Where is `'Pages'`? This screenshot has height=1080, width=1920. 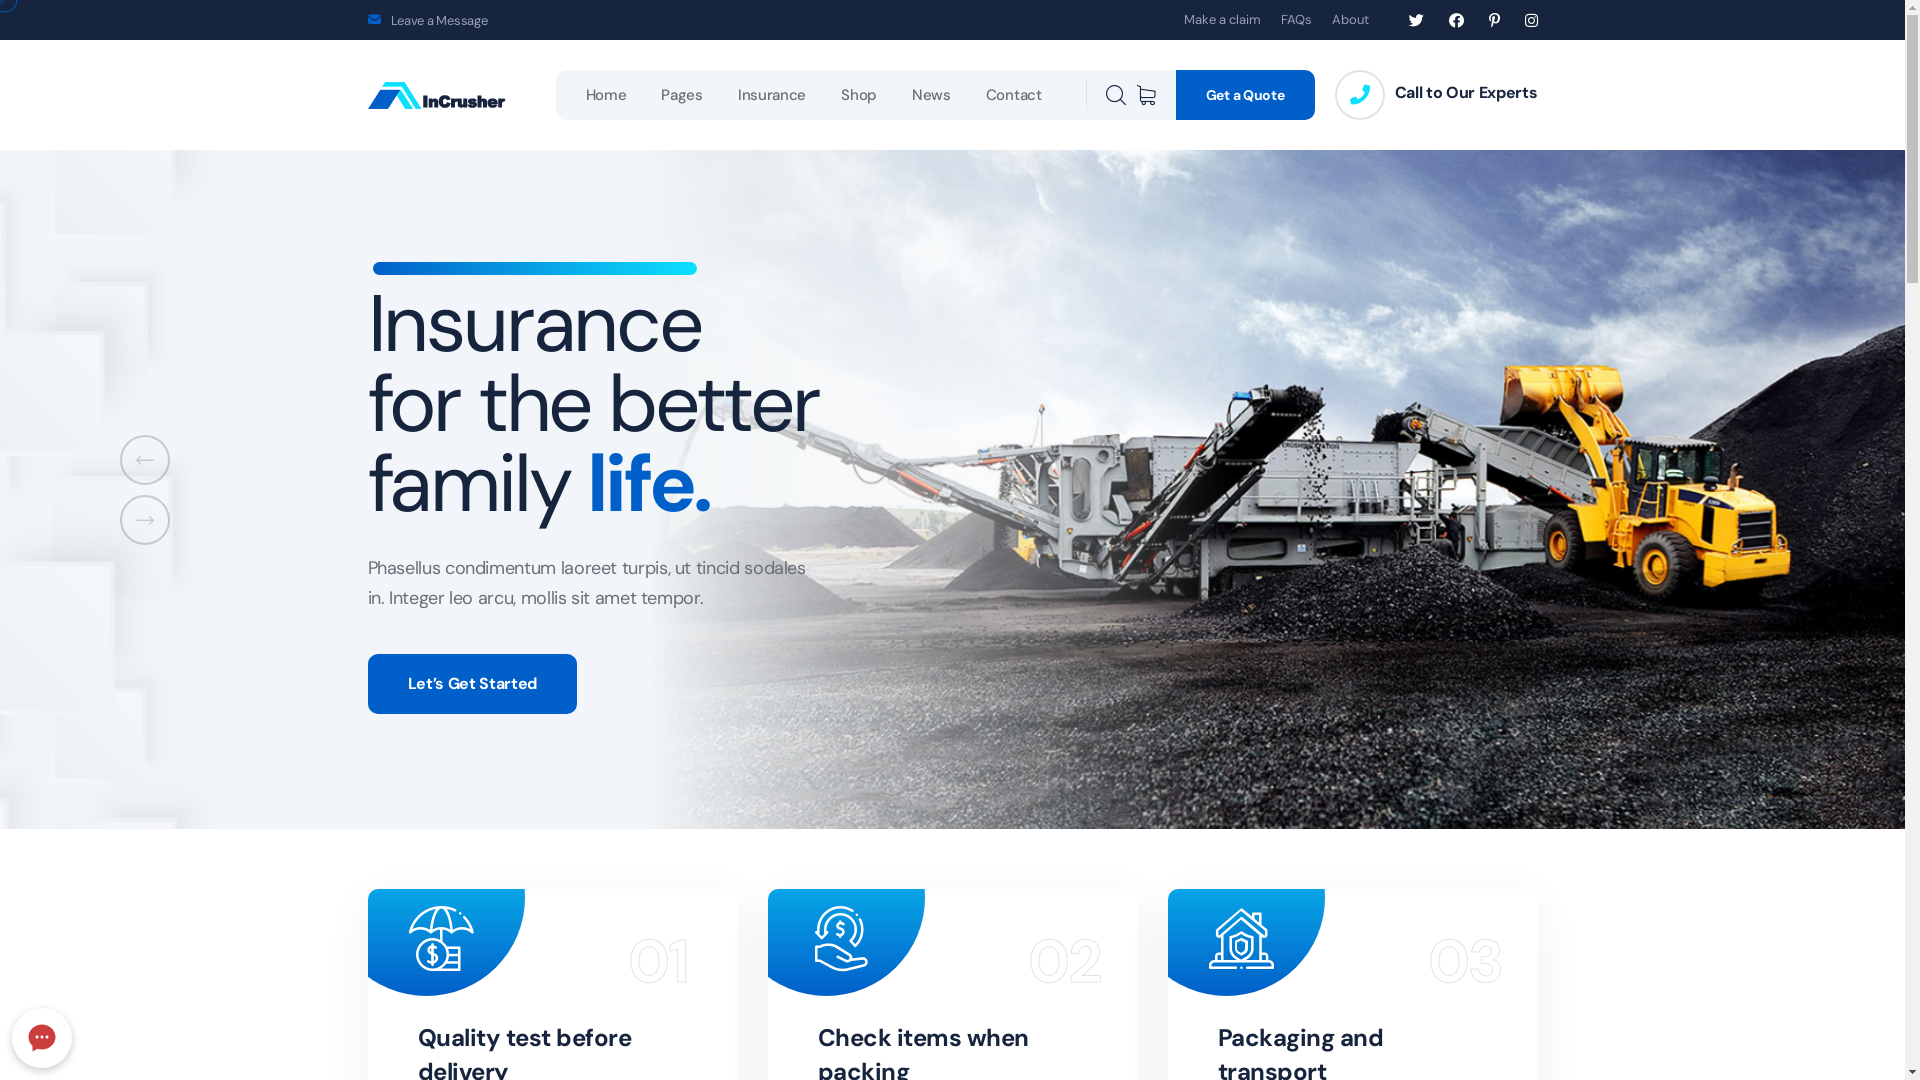
'Pages' is located at coordinates (681, 95).